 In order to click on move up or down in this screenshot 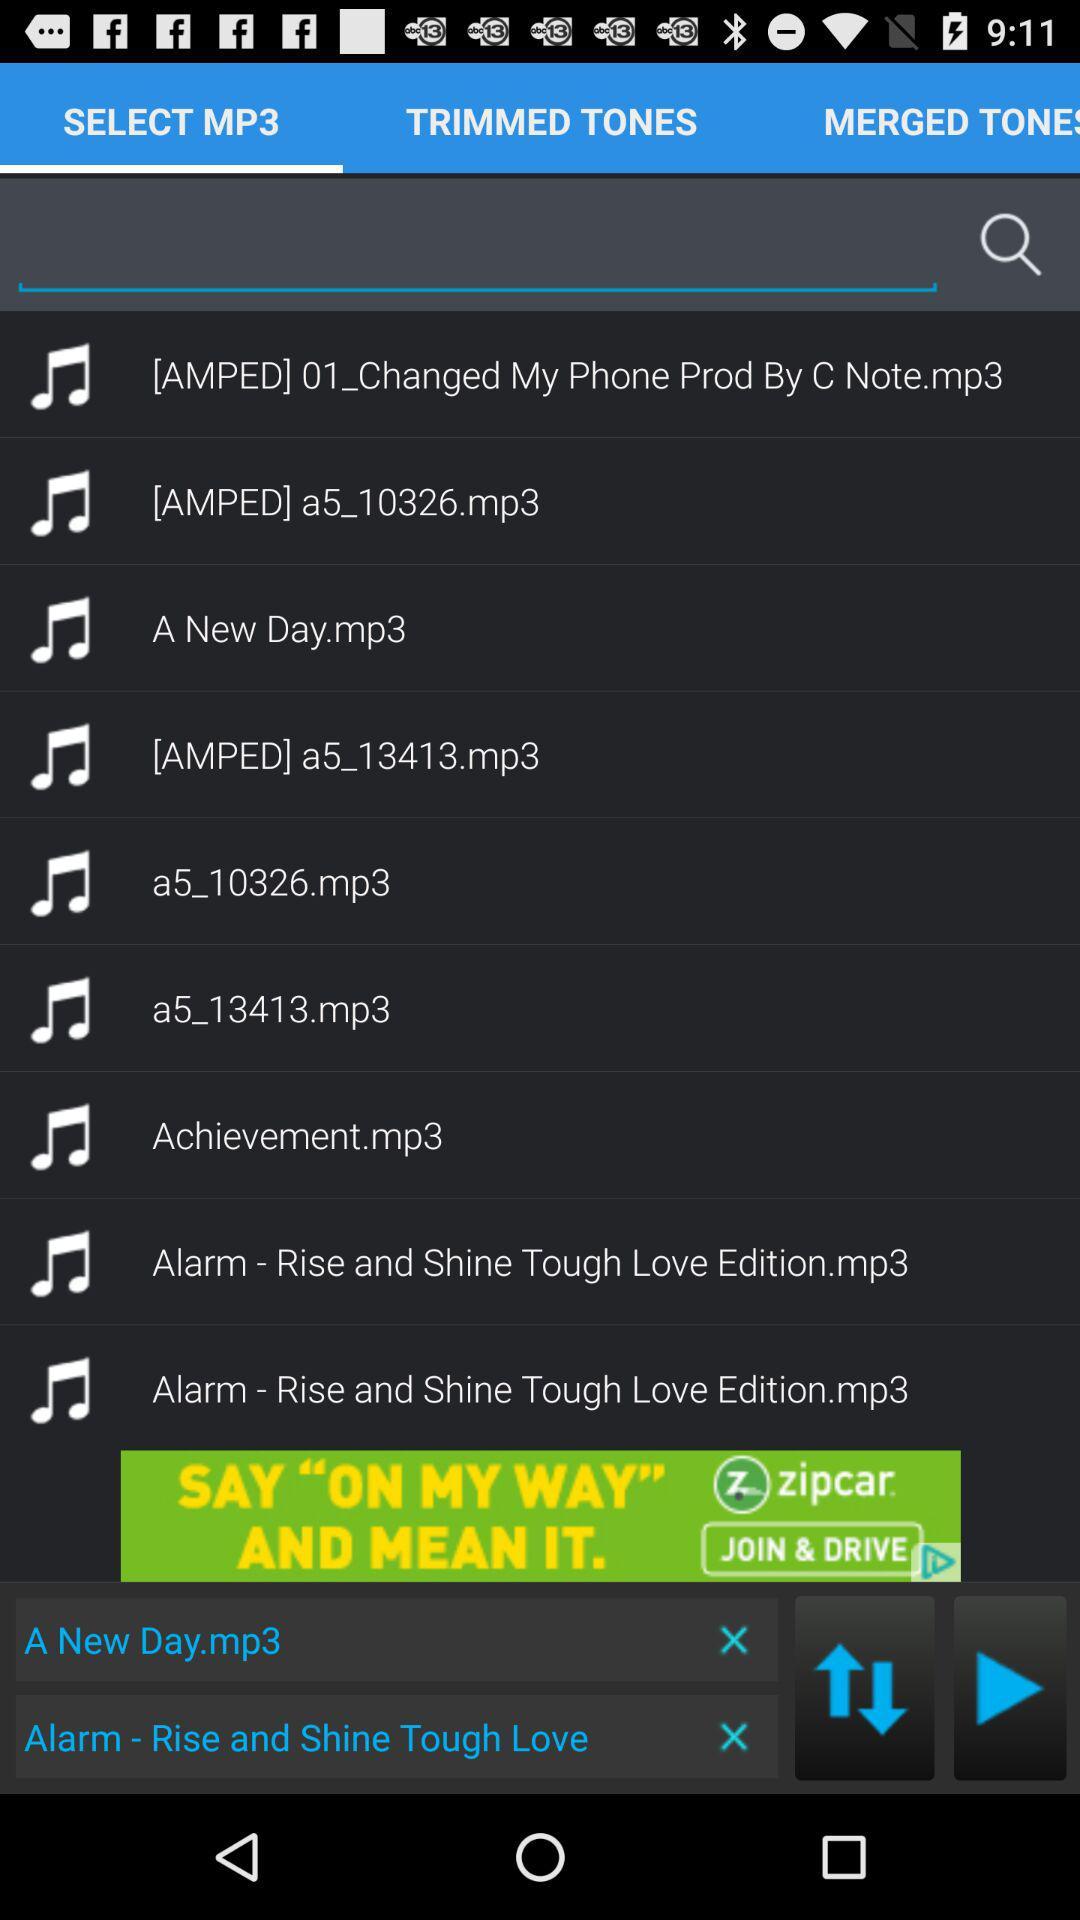, I will do `click(863, 1687)`.